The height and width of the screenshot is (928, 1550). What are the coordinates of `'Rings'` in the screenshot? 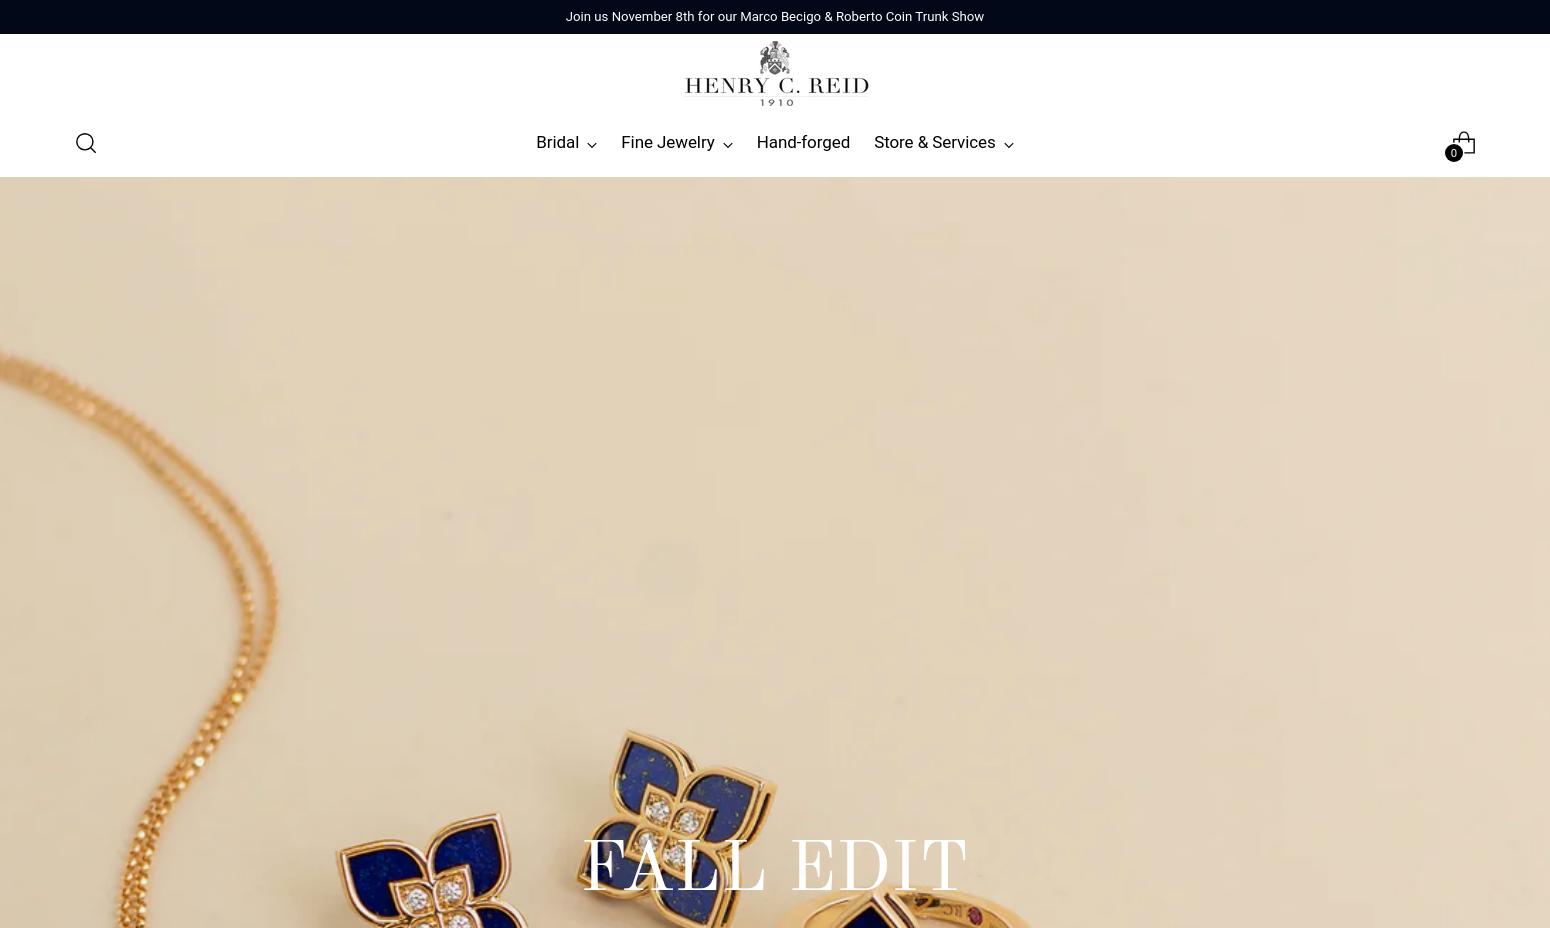 It's located at (99, 243).